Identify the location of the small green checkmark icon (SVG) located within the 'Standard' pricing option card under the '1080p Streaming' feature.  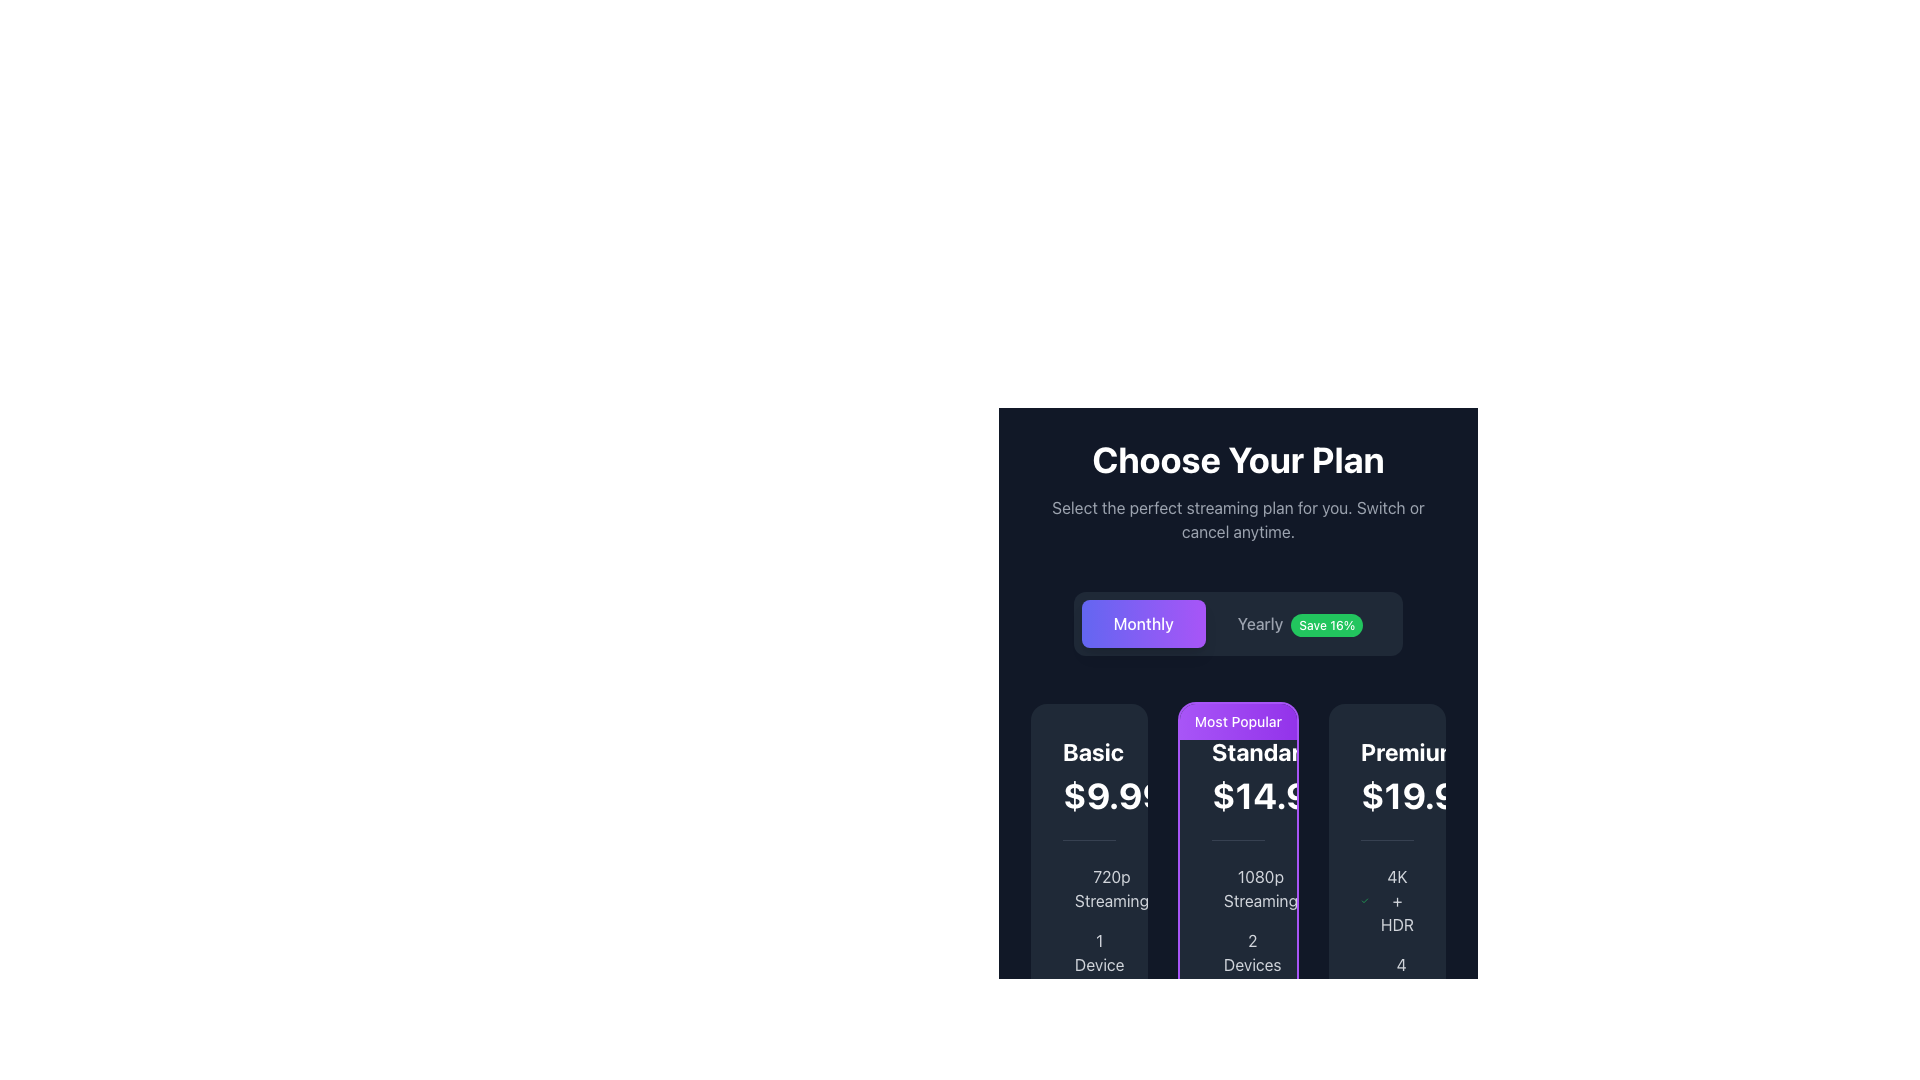
(1223, 889).